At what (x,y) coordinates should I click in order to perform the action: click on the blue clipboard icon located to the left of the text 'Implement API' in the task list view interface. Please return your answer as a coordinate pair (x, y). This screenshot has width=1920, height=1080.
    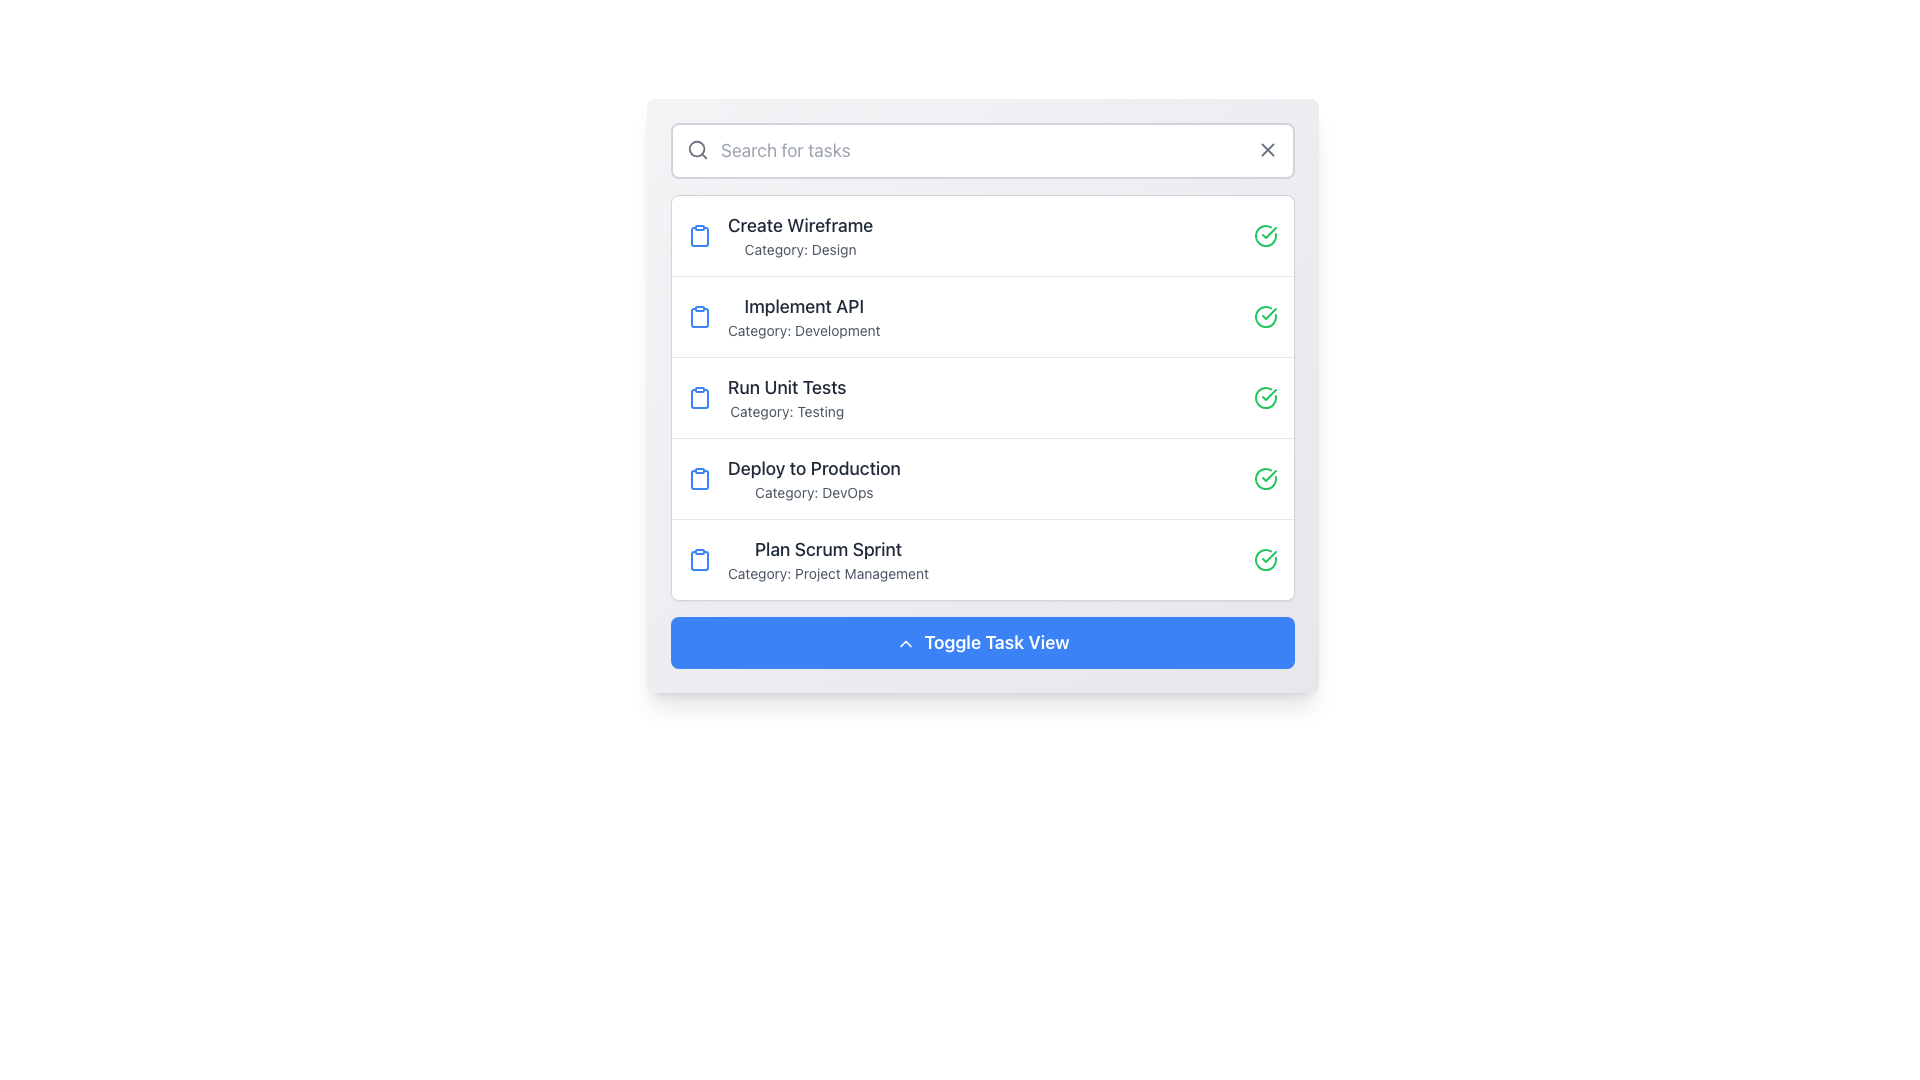
    Looking at the image, I should click on (700, 315).